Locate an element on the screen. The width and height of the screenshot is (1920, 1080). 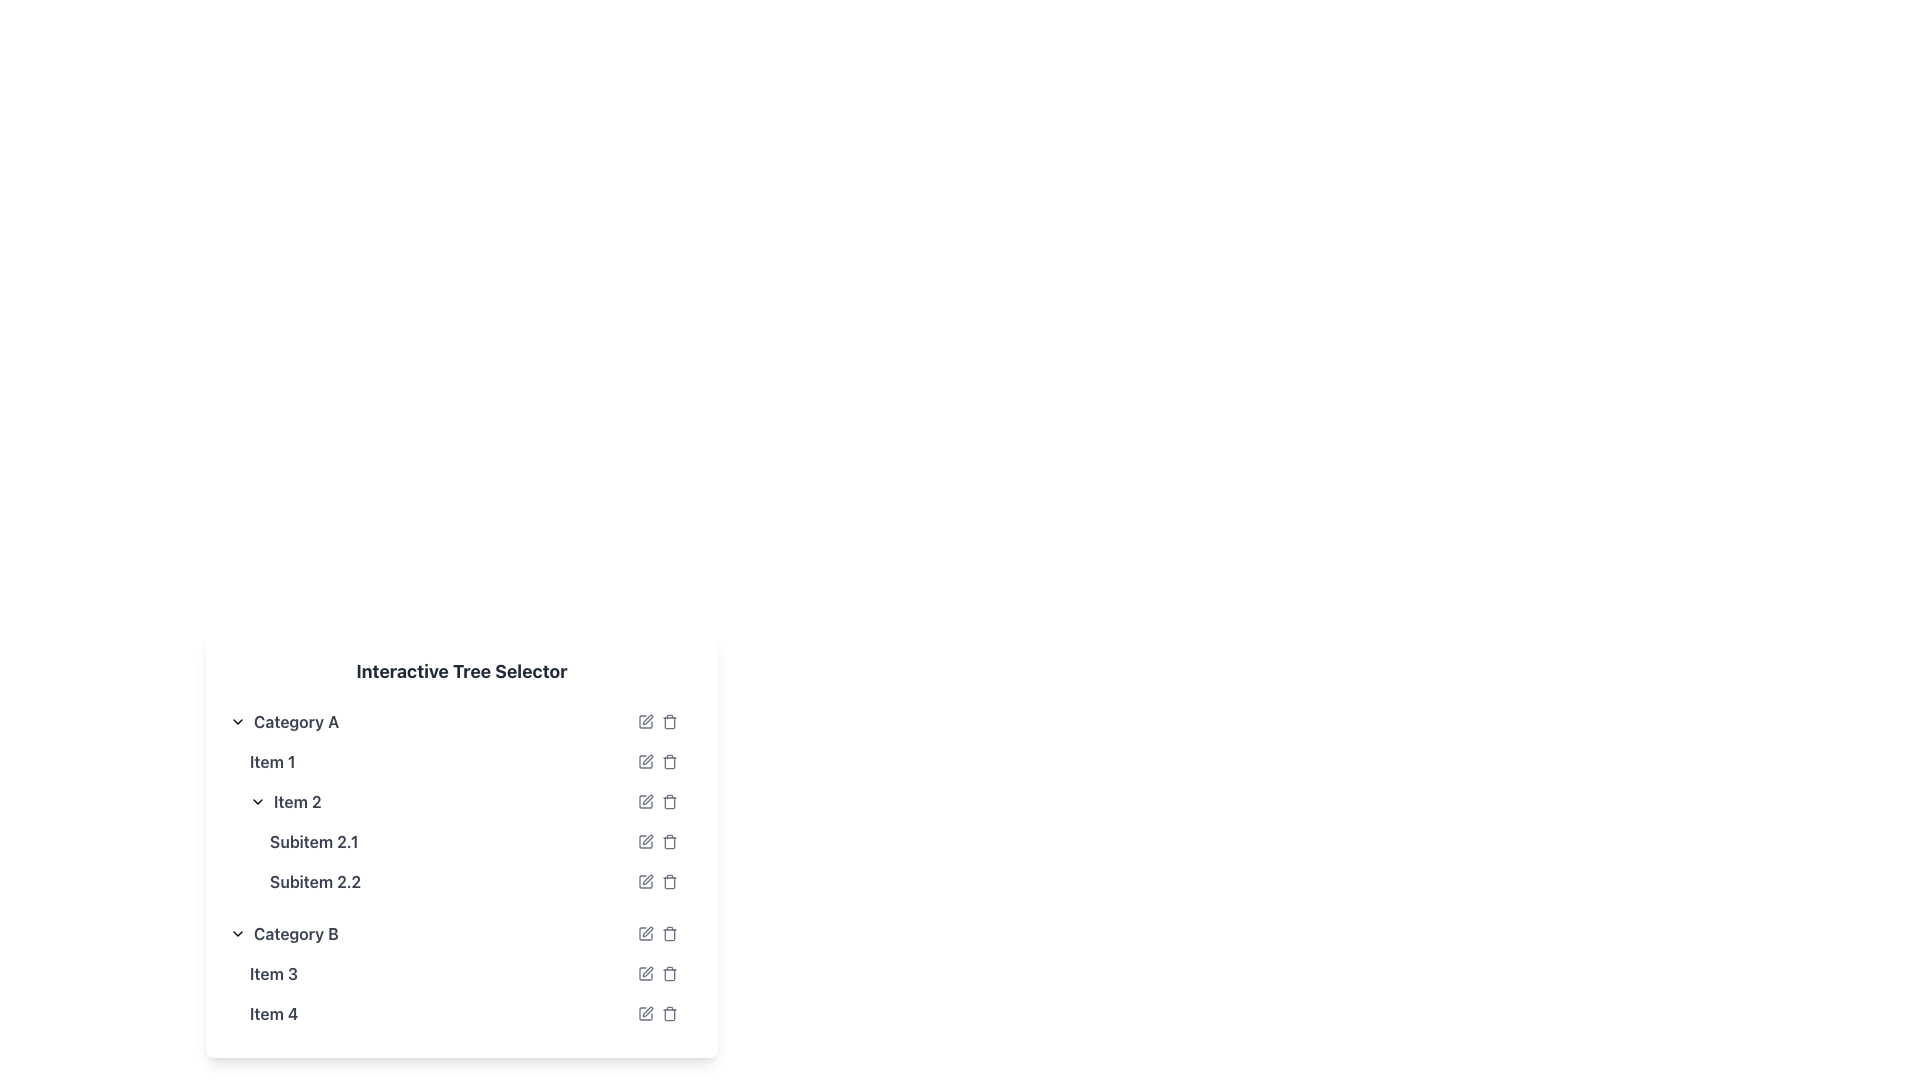
the first subitem under 'Item 2' in the 'Interactive Tree Selector' menu, which serves as a label for a specific subcategory is located at coordinates (313, 841).